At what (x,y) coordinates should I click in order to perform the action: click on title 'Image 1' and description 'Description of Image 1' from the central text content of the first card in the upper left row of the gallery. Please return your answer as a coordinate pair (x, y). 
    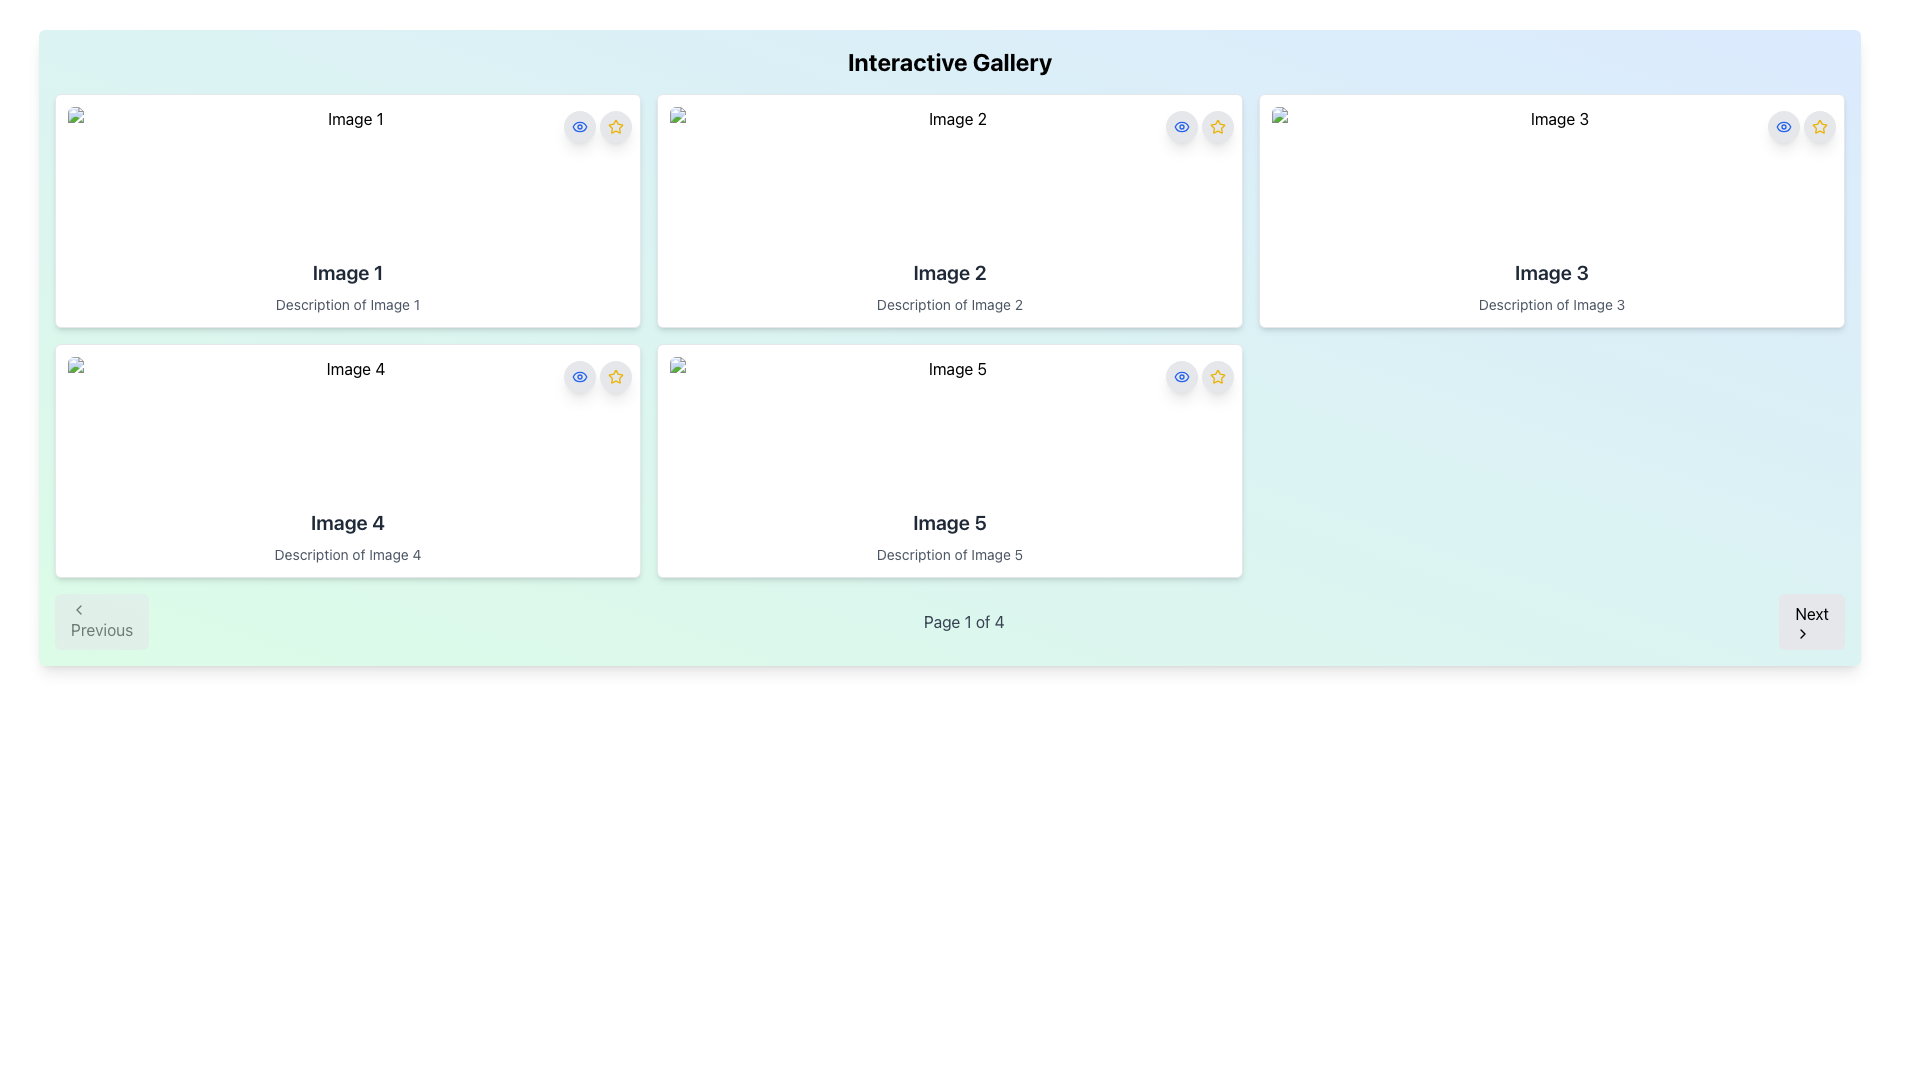
    Looking at the image, I should click on (347, 286).